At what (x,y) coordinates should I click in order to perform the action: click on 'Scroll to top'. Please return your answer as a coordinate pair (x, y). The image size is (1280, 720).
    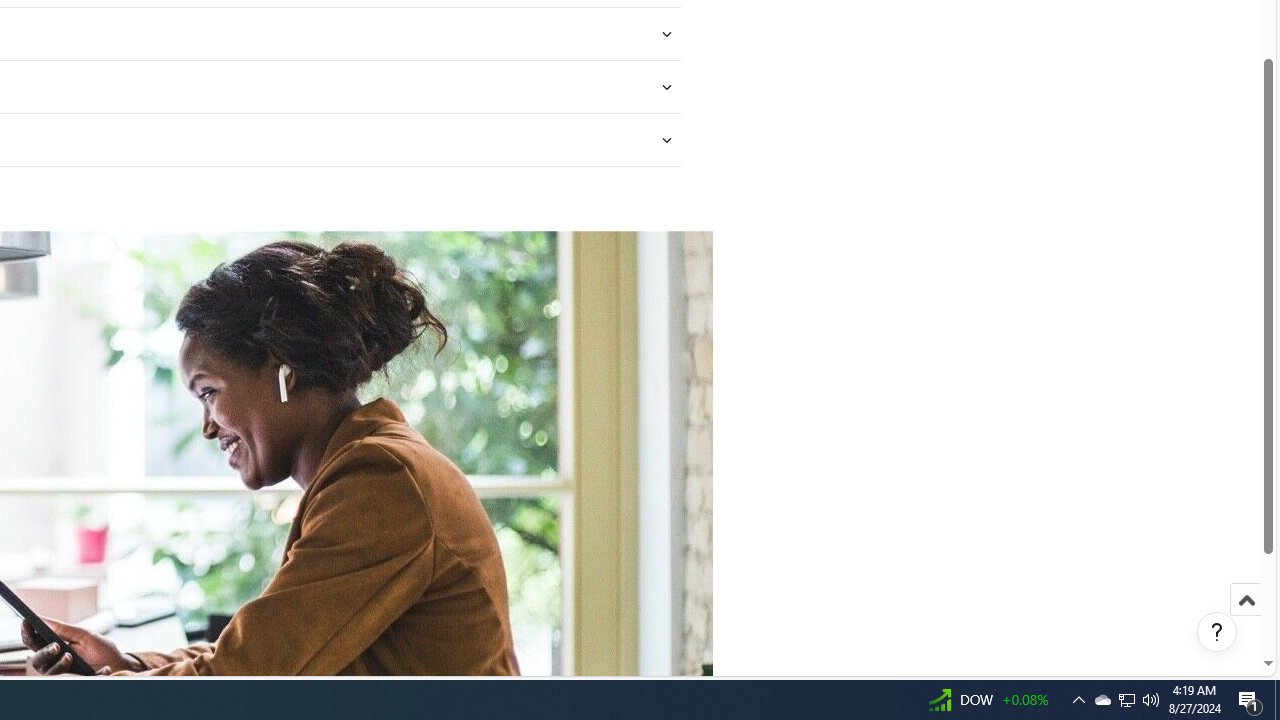
    Looking at the image, I should click on (1245, 620).